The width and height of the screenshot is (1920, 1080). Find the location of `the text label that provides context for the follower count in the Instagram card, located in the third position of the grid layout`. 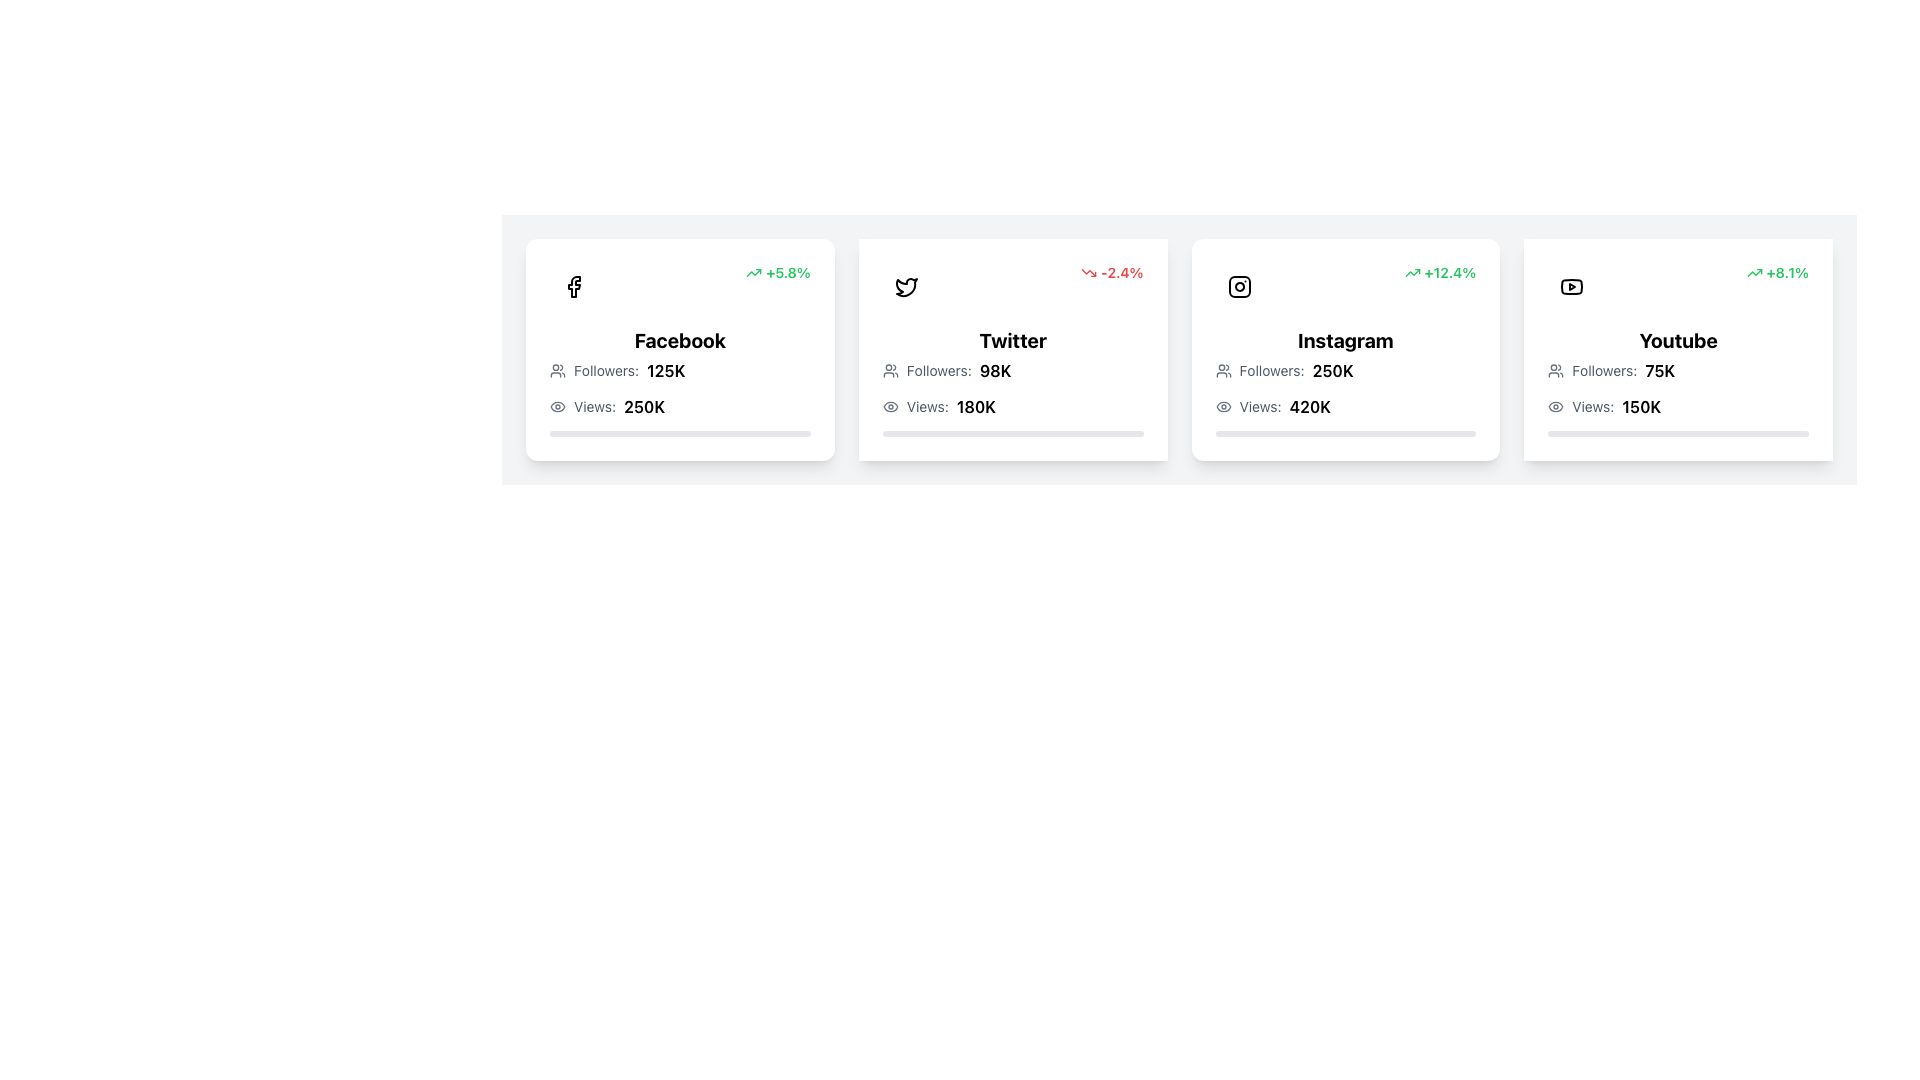

the text label that provides context for the follower count in the Instagram card, located in the third position of the grid layout is located at coordinates (1271, 370).